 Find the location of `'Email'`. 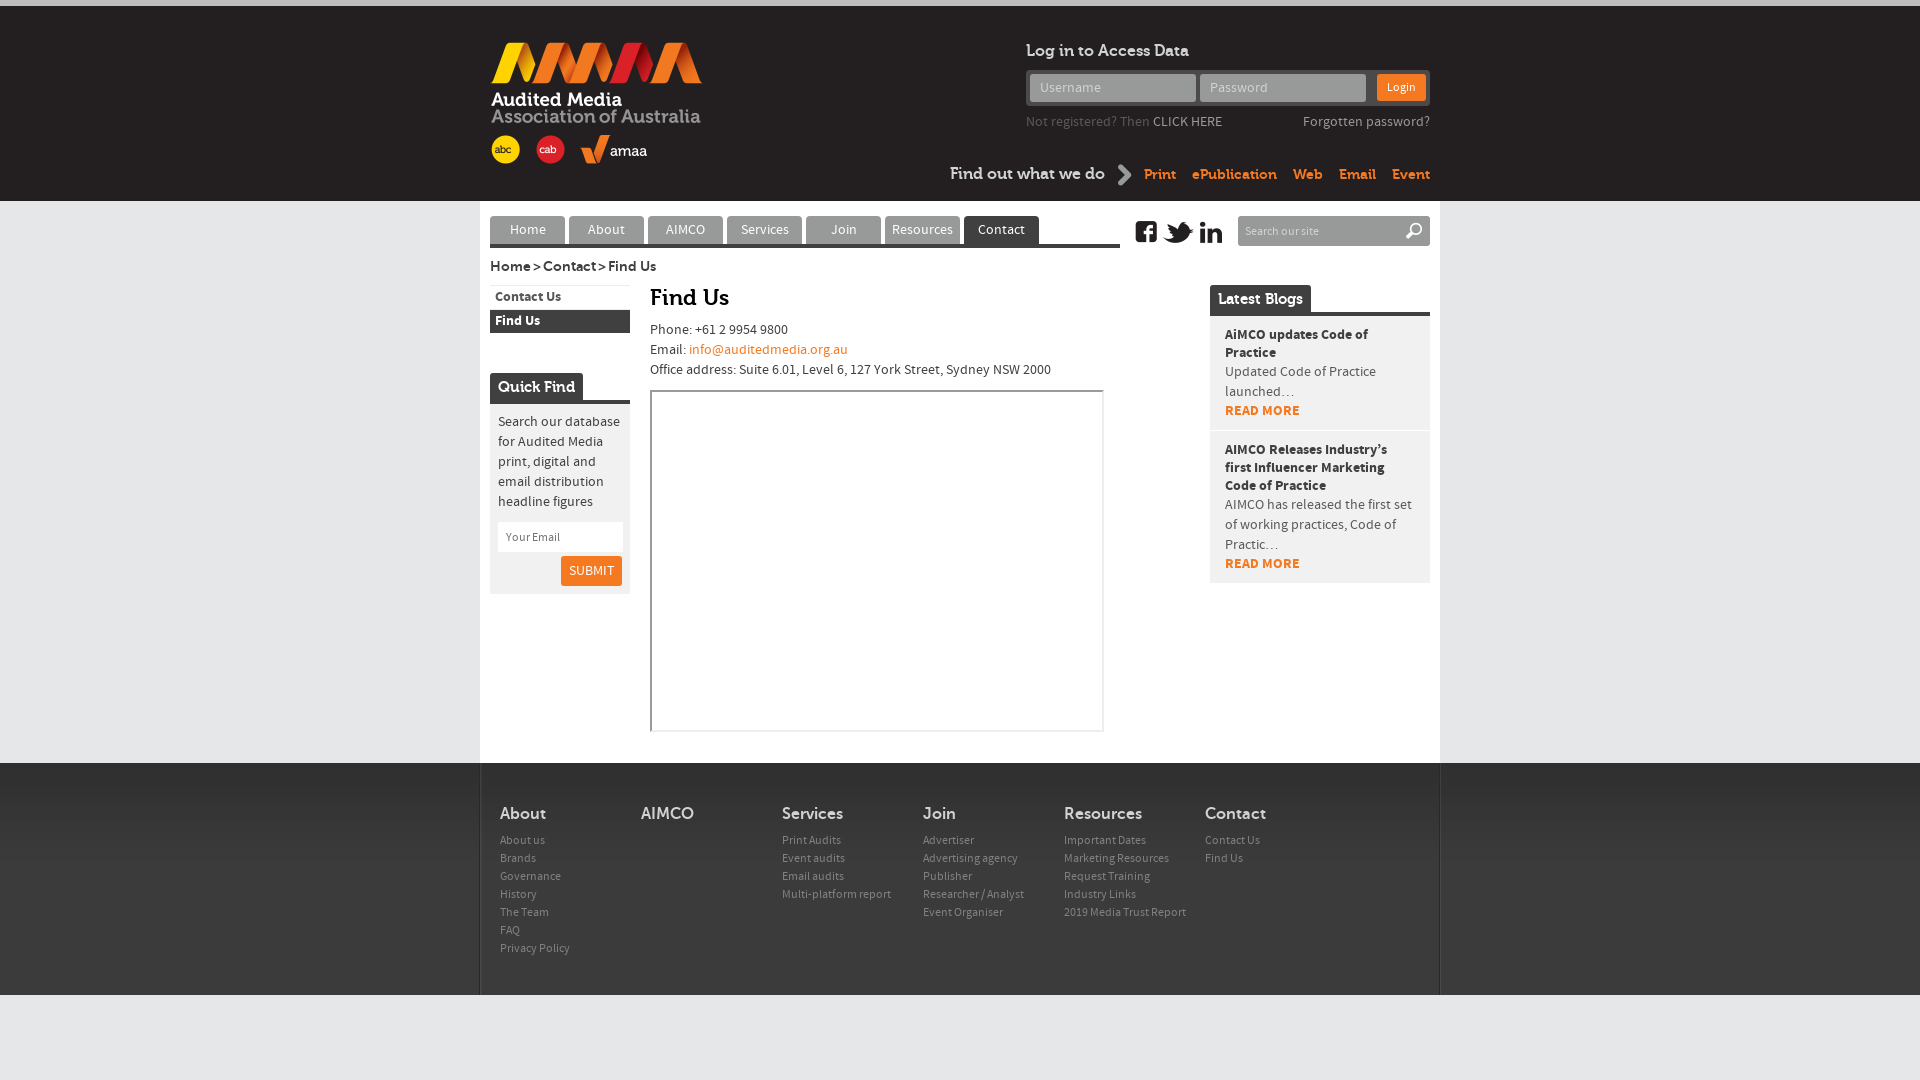

'Email' is located at coordinates (1339, 172).